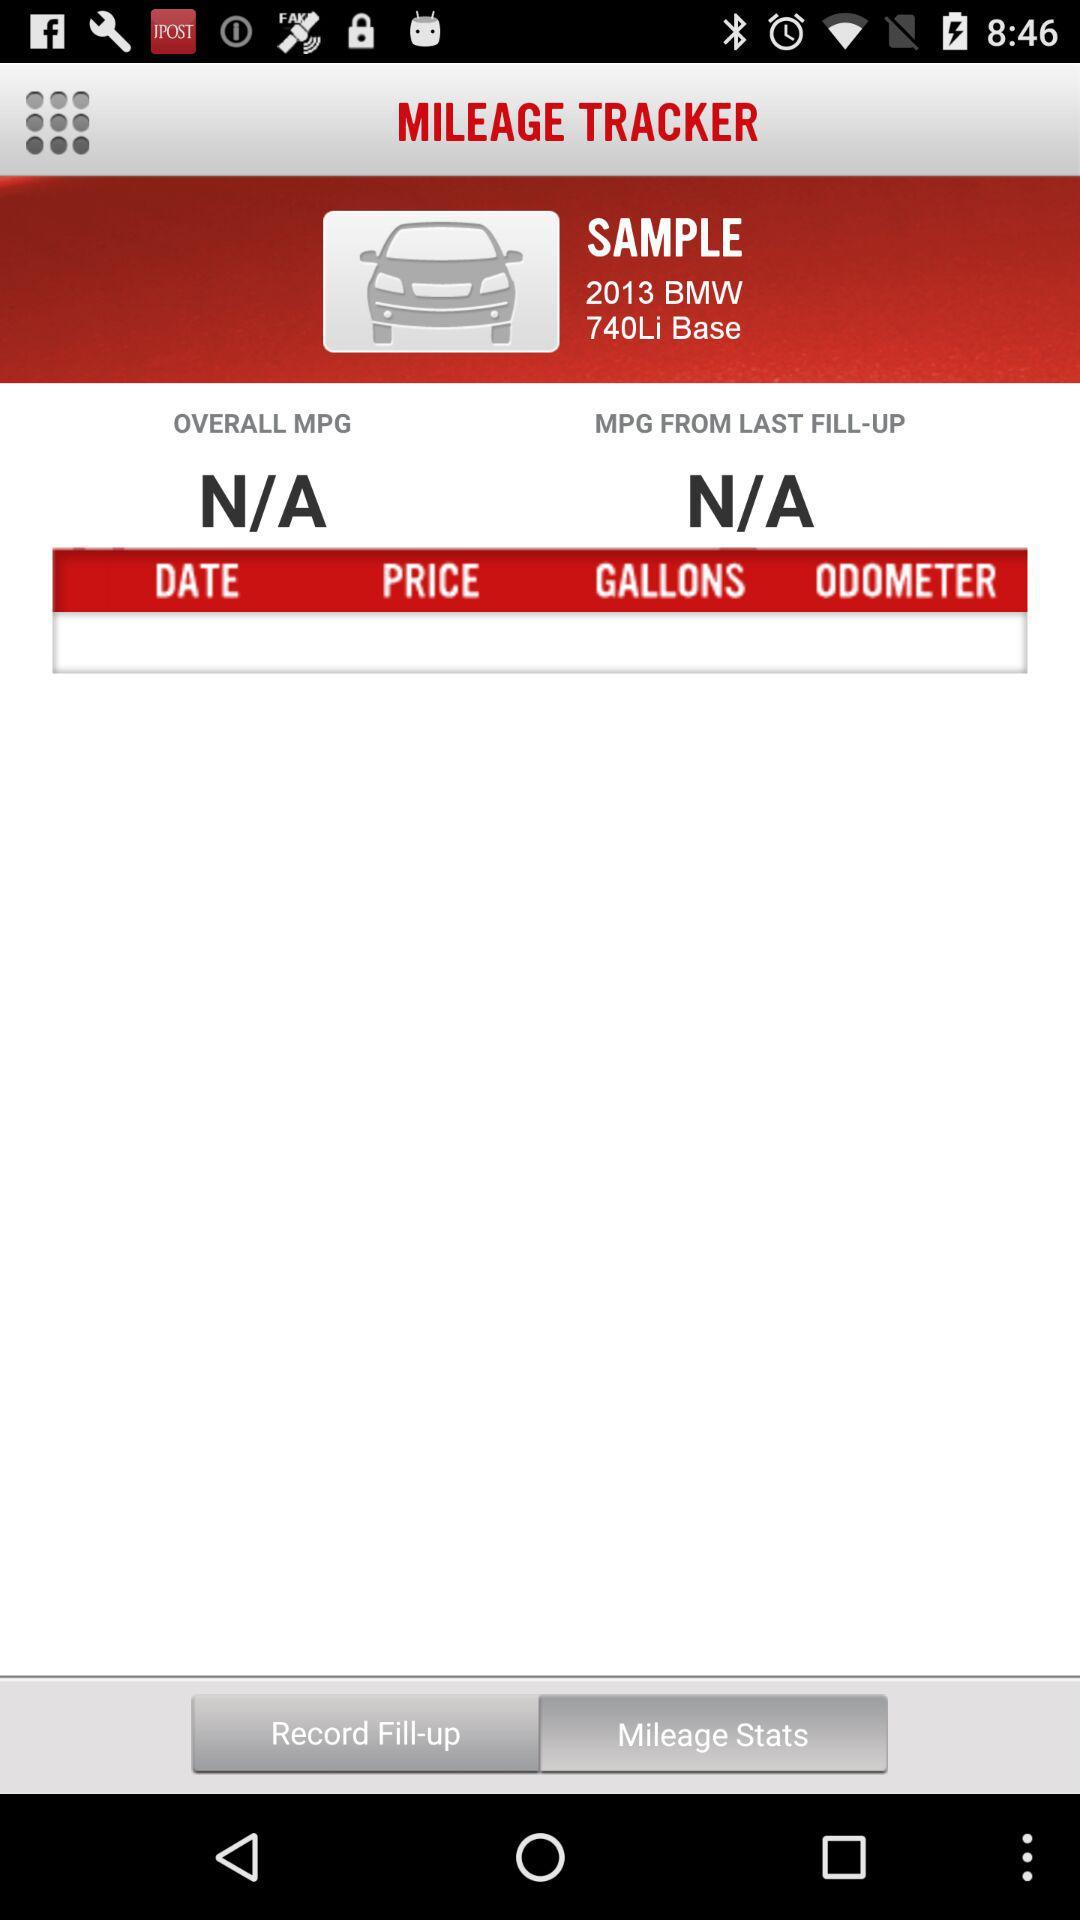 This screenshot has height=1920, width=1080. I want to click on the icon next to sample, so click(440, 280).